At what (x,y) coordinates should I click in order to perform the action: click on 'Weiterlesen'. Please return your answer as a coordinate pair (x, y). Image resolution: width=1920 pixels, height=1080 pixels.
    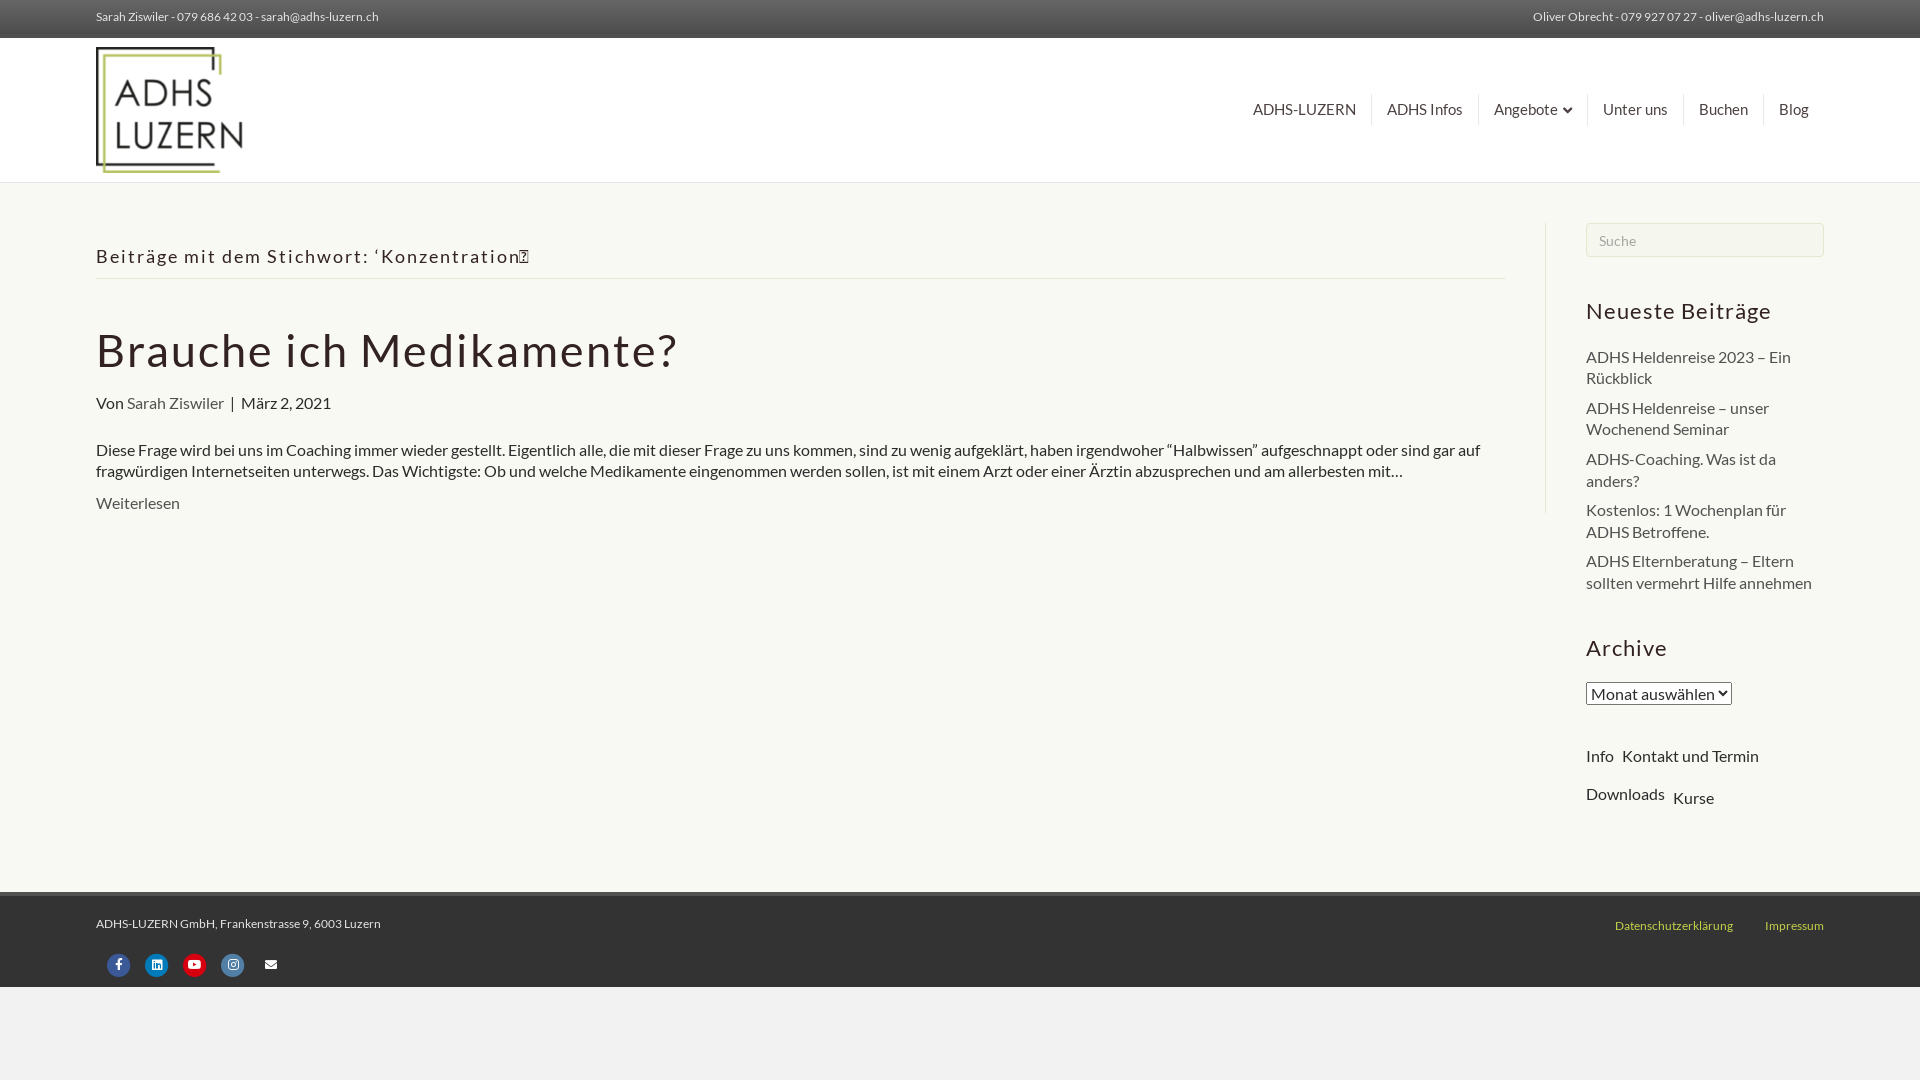
    Looking at the image, I should click on (137, 501).